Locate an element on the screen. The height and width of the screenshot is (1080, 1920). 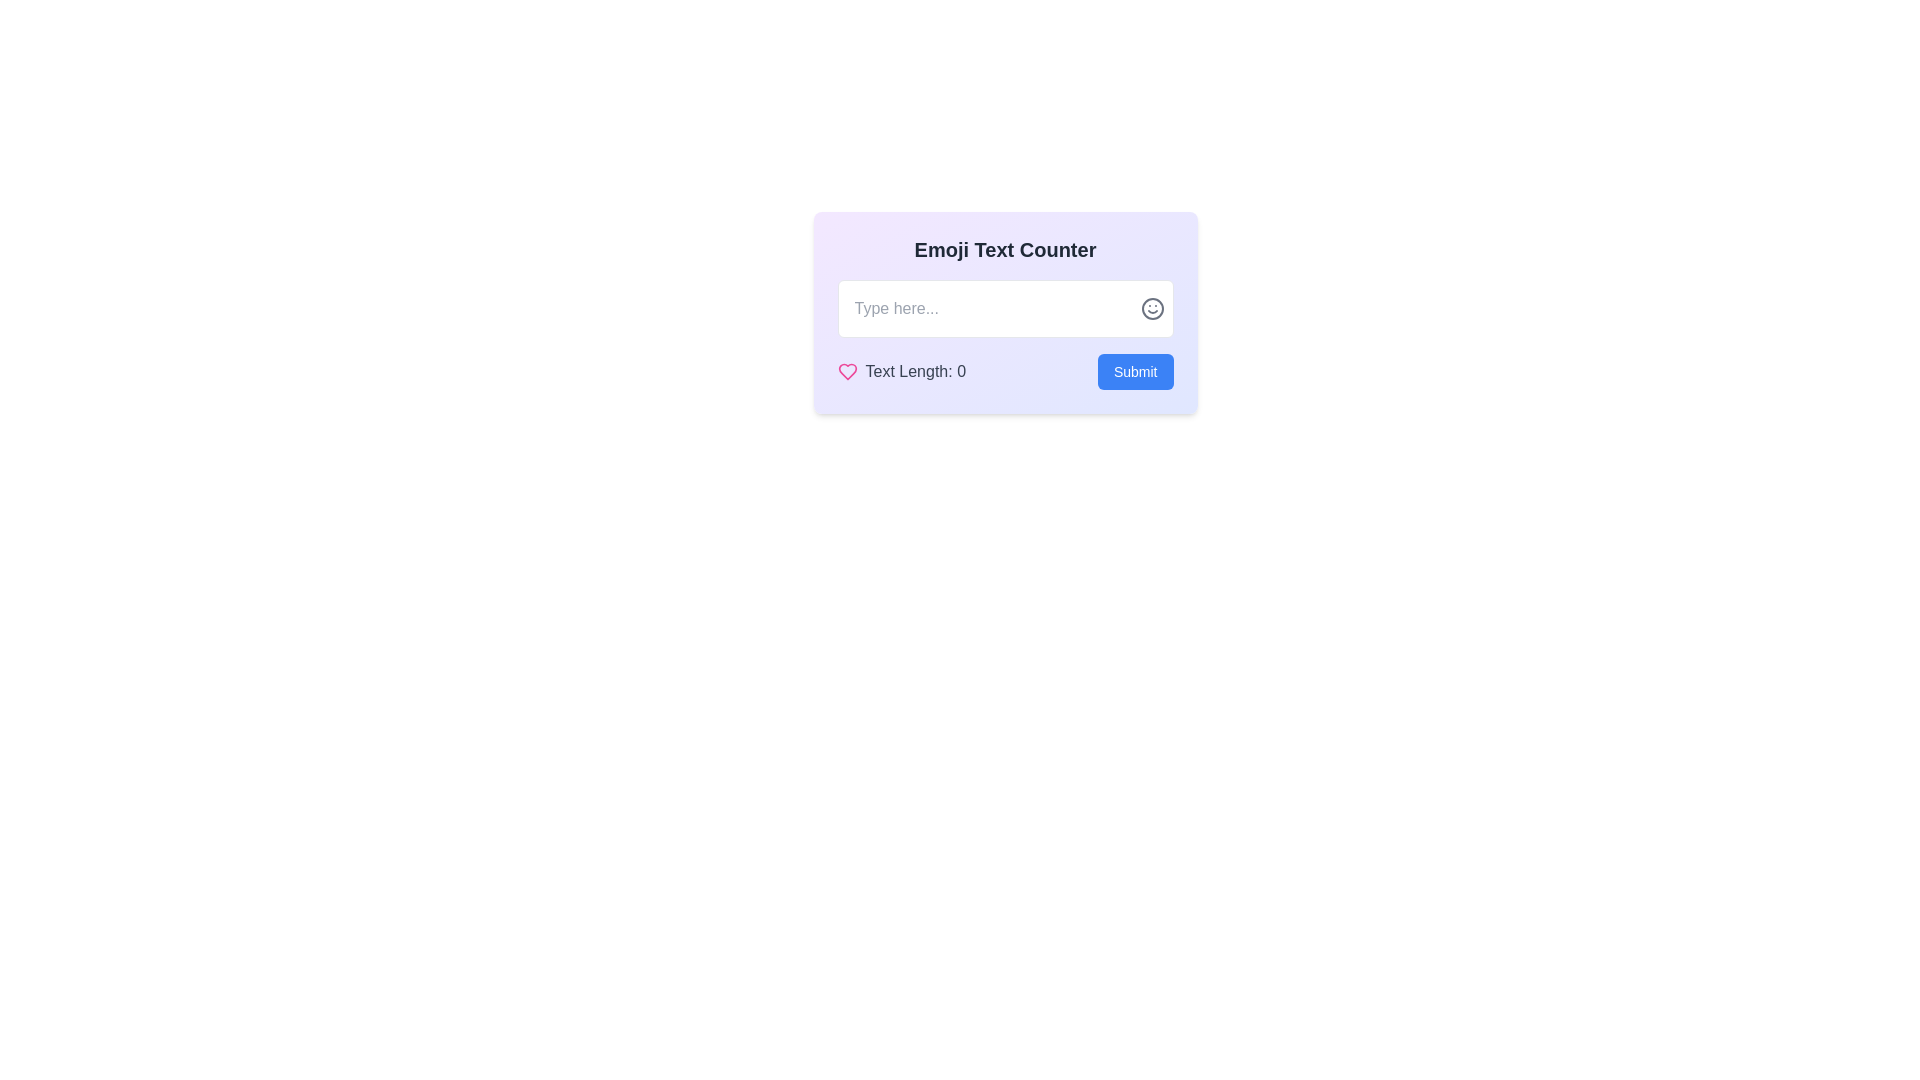
the pink heart icon, which is the leftmost element in a horizontal layout with the text 'Text Length: 0' to its right is located at coordinates (847, 371).